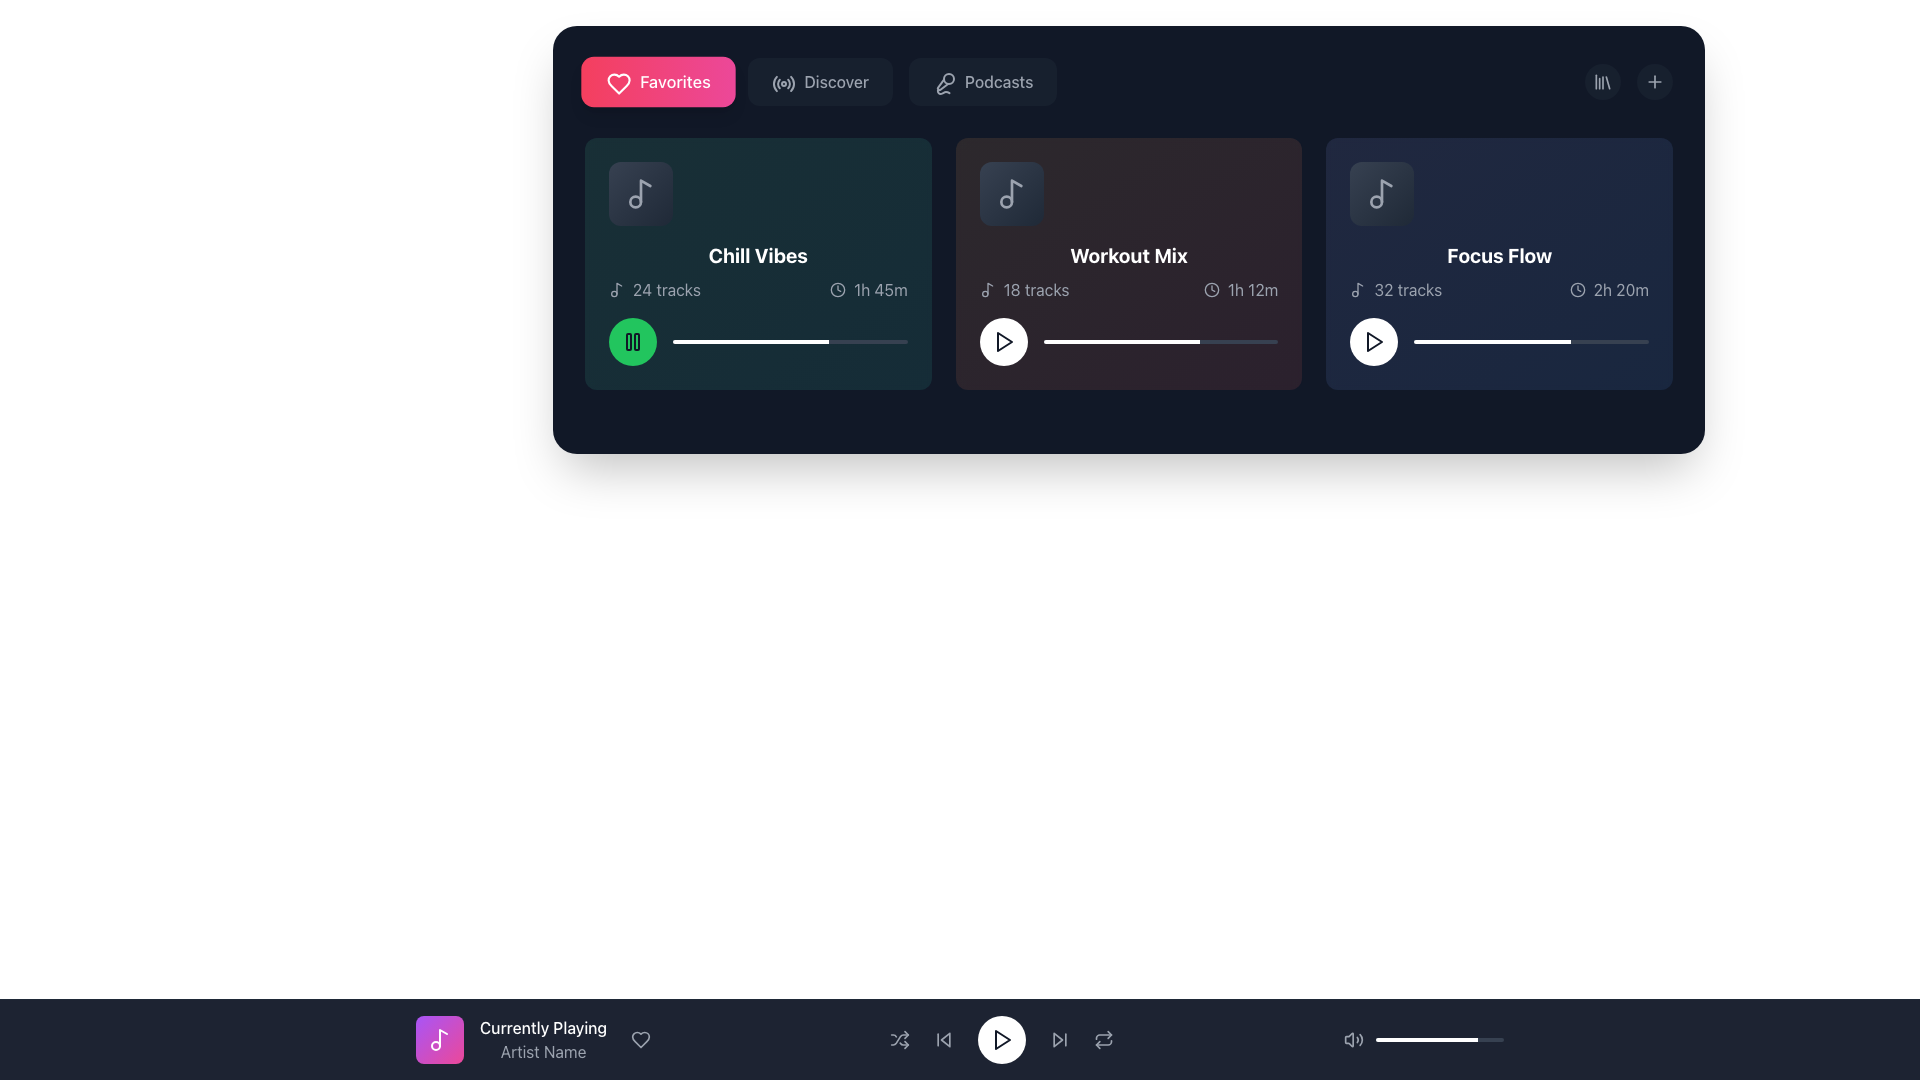  What do you see at coordinates (750, 341) in the screenshot?
I see `the white progress bar section located below the 'Chill Vibes' audio track details, which occupies two-thirds of the available width within a gray progress bar background` at bounding box center [750, 341].